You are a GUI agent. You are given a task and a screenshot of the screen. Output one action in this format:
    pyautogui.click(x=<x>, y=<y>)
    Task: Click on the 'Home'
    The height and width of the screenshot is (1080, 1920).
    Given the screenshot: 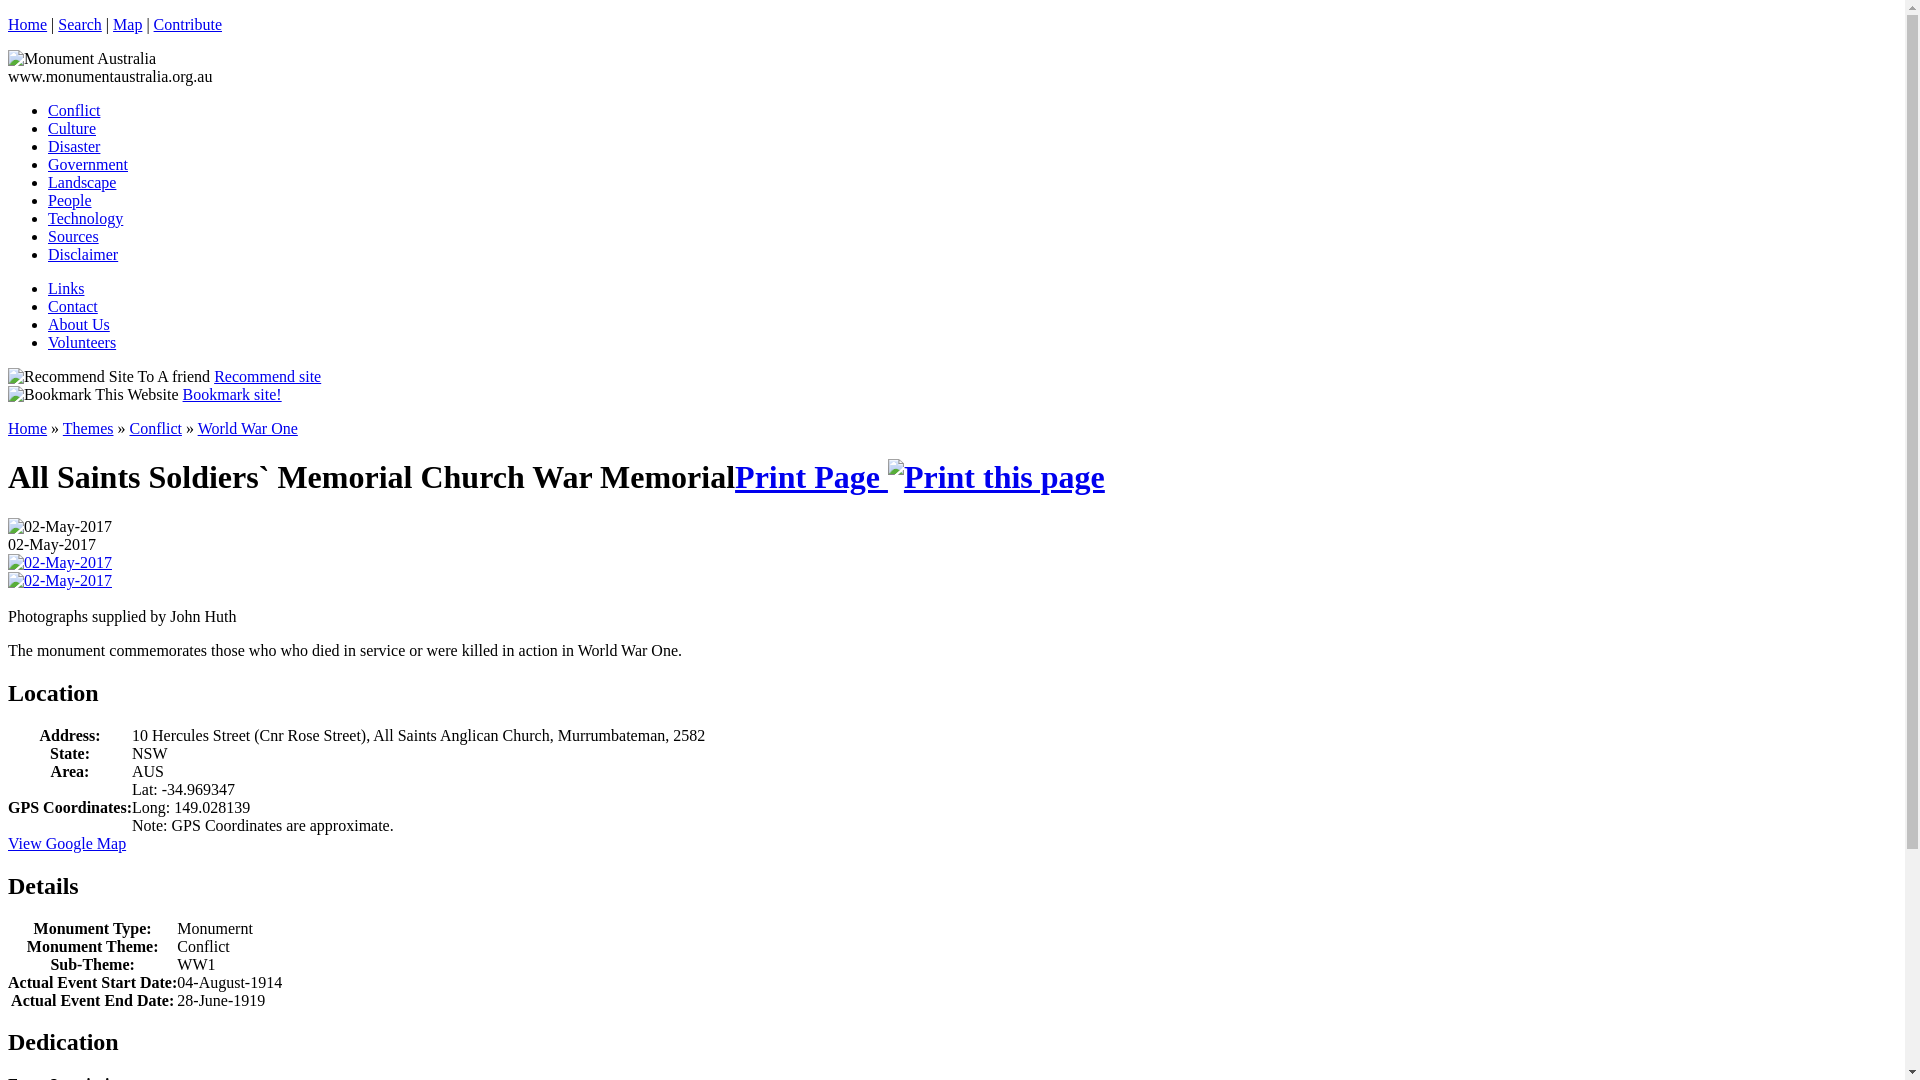 What is the action you would take?
    pyautogui.click(x=8, y=427)
    